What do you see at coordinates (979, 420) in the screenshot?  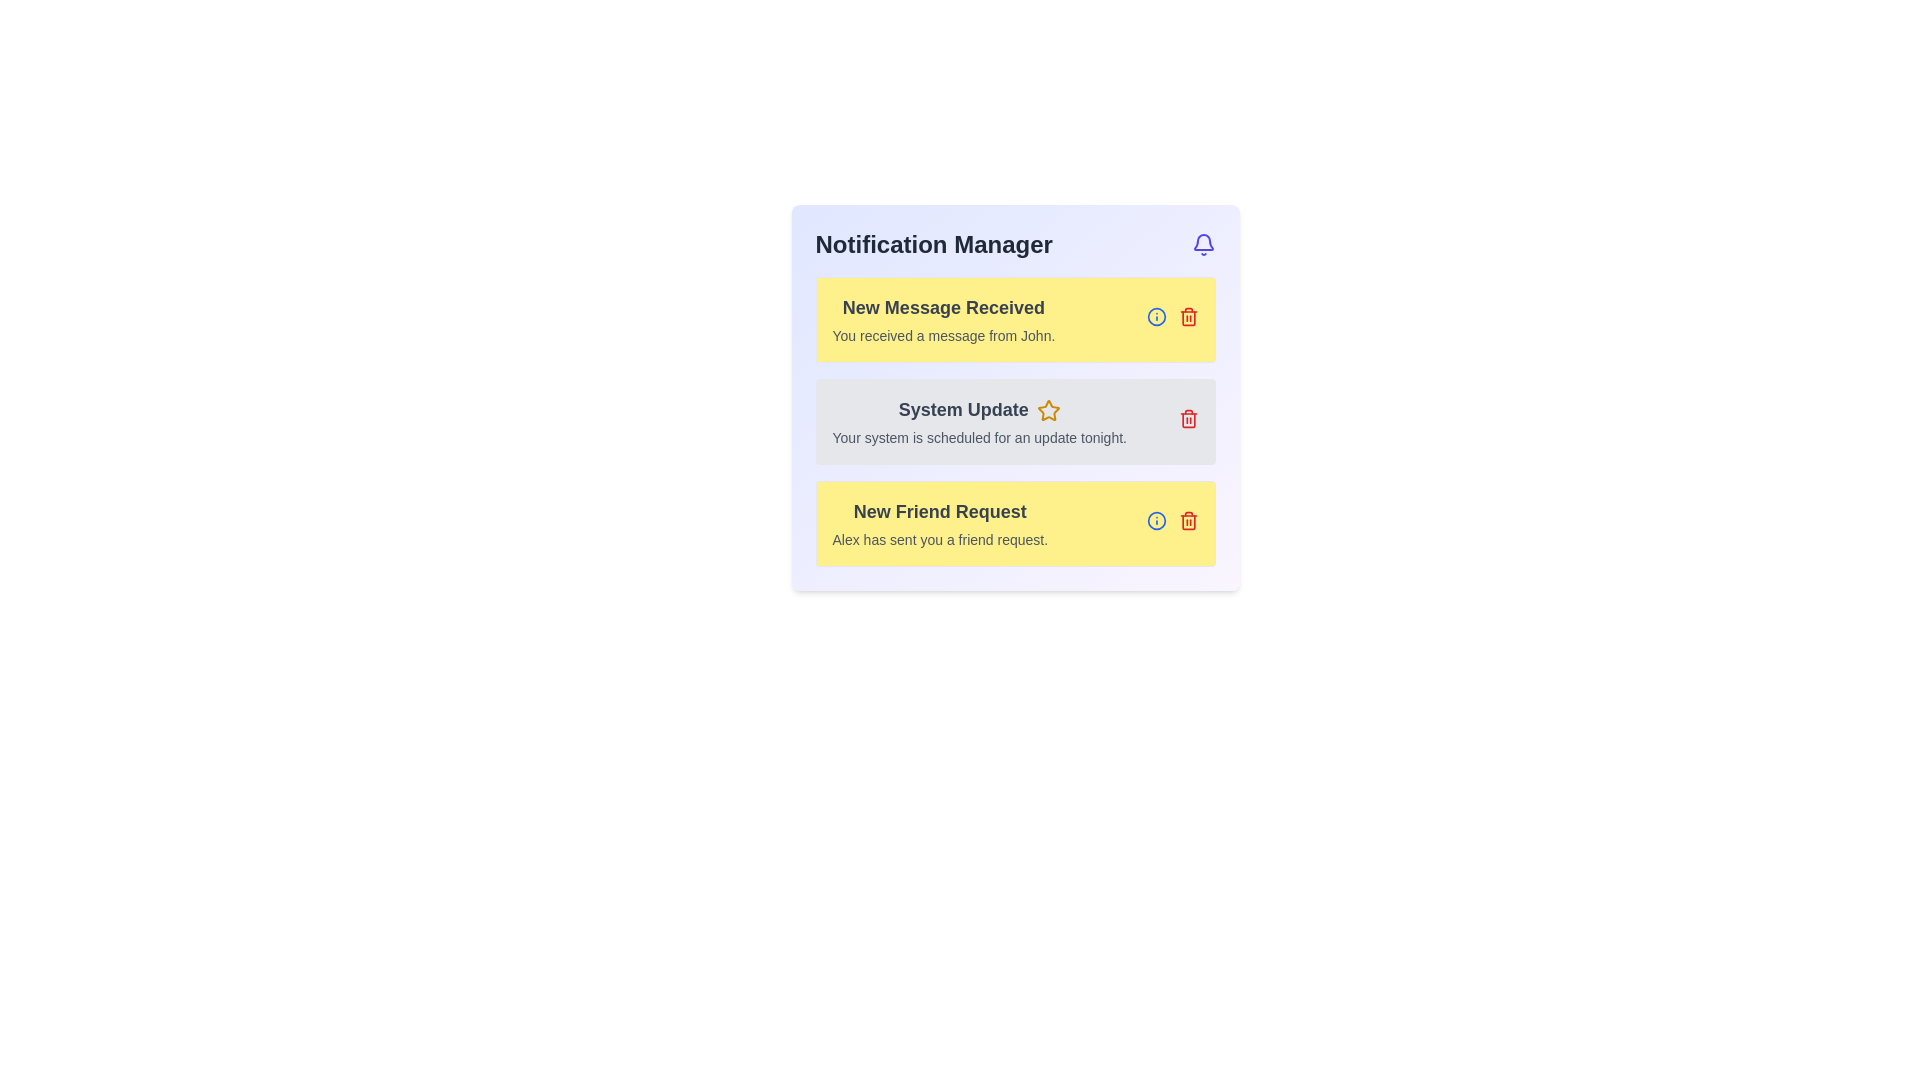 I see `the notification card that informs the user about an upcoming system update, located in the center of the notification manager interface` at bounding box center [979, 420].